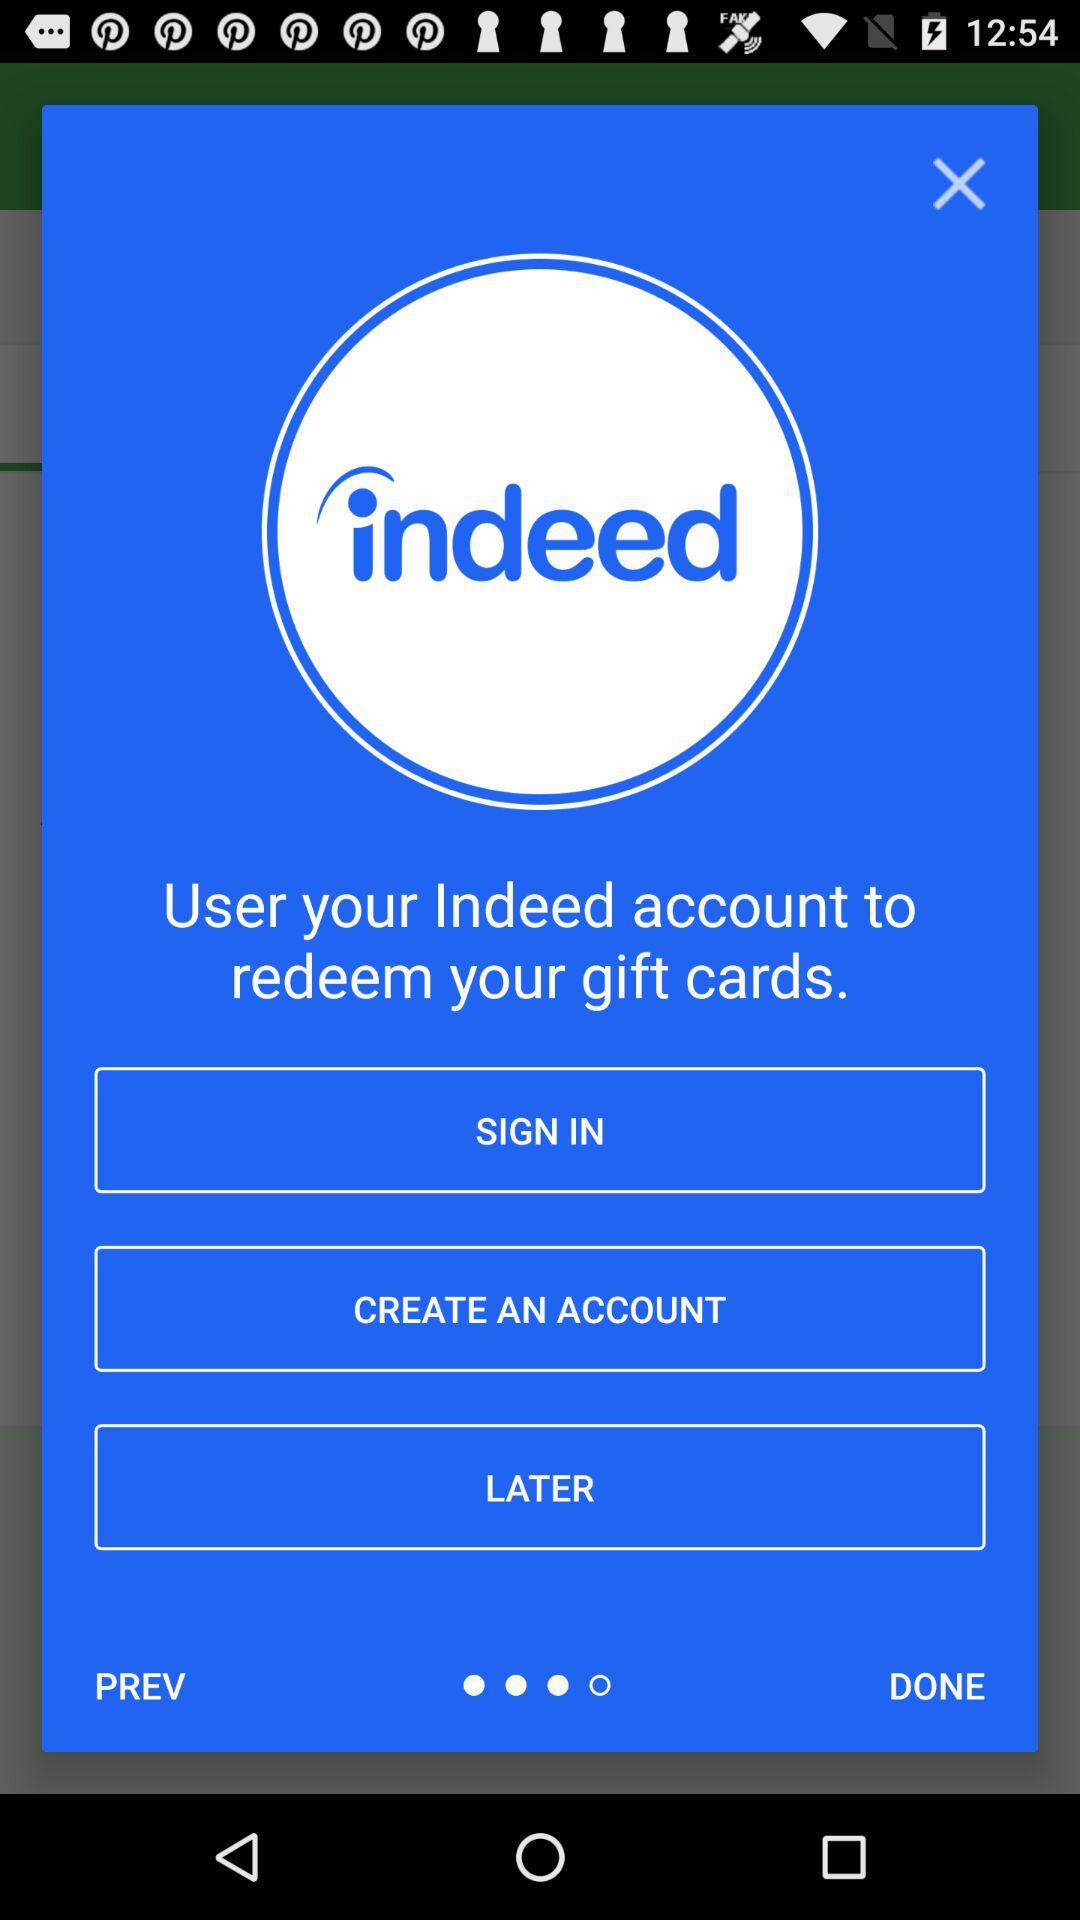  What do you see at coordinates (139, 1684) in the screenshot?
I see `item below the later` at bounding box center [139, 1684].